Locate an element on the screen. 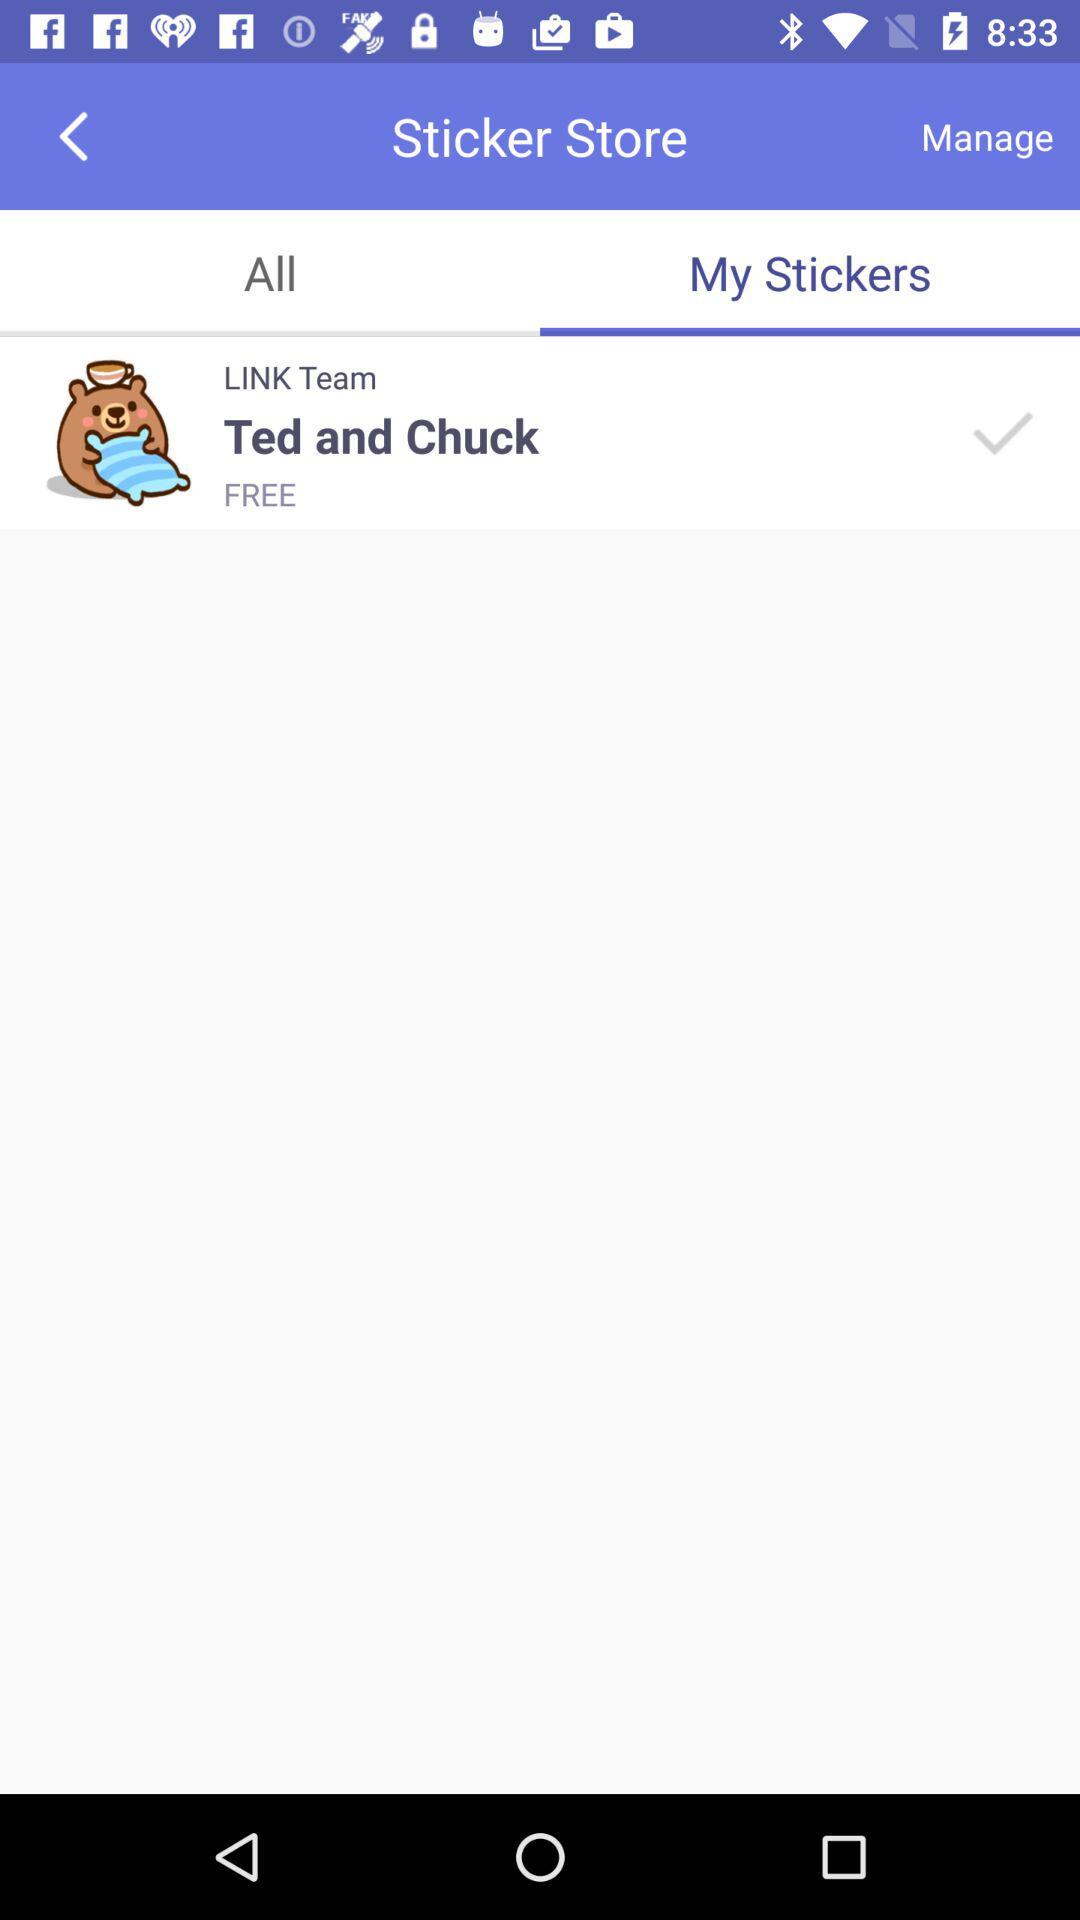  icon above the all is located at coordinates (72, 135).